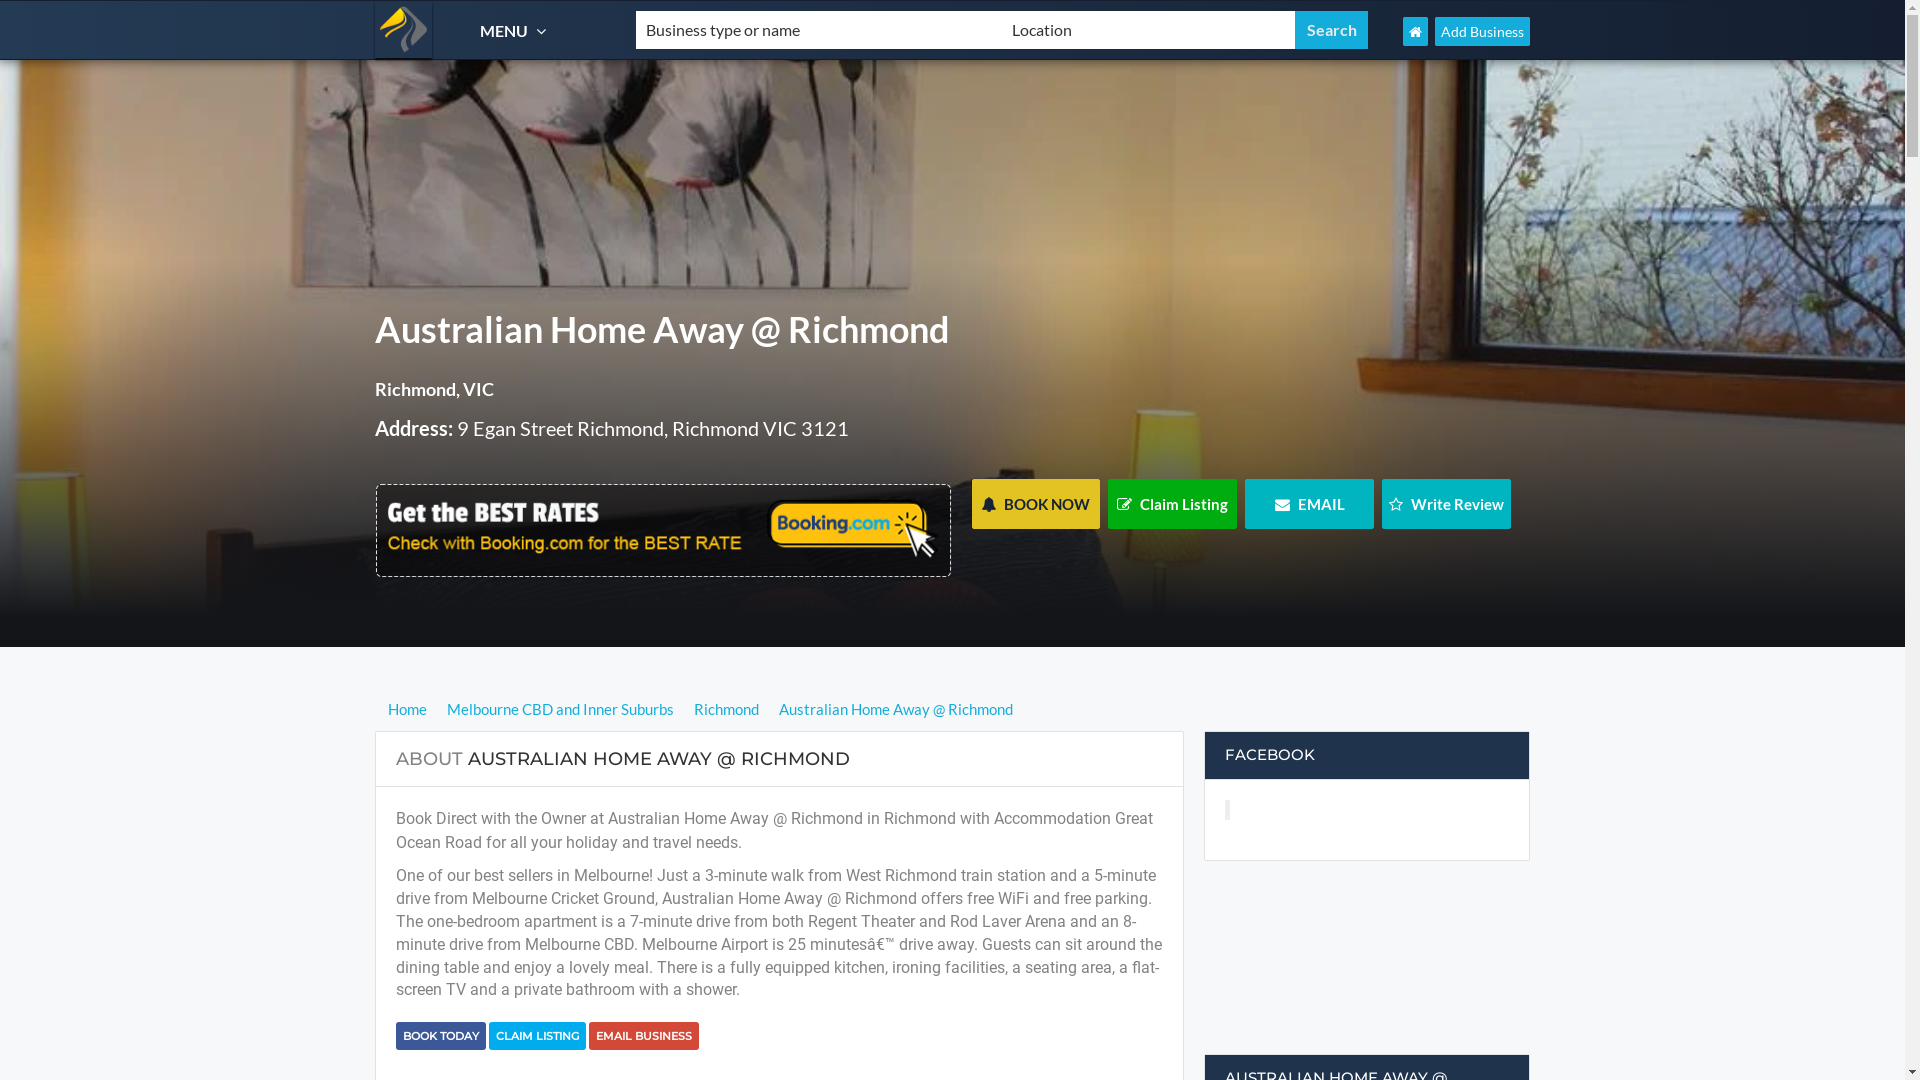  What do you see at coordinates (440, 1035) in the screenshot?
I see `'BOOK TODAY'` at bounding box center [440, 1035].